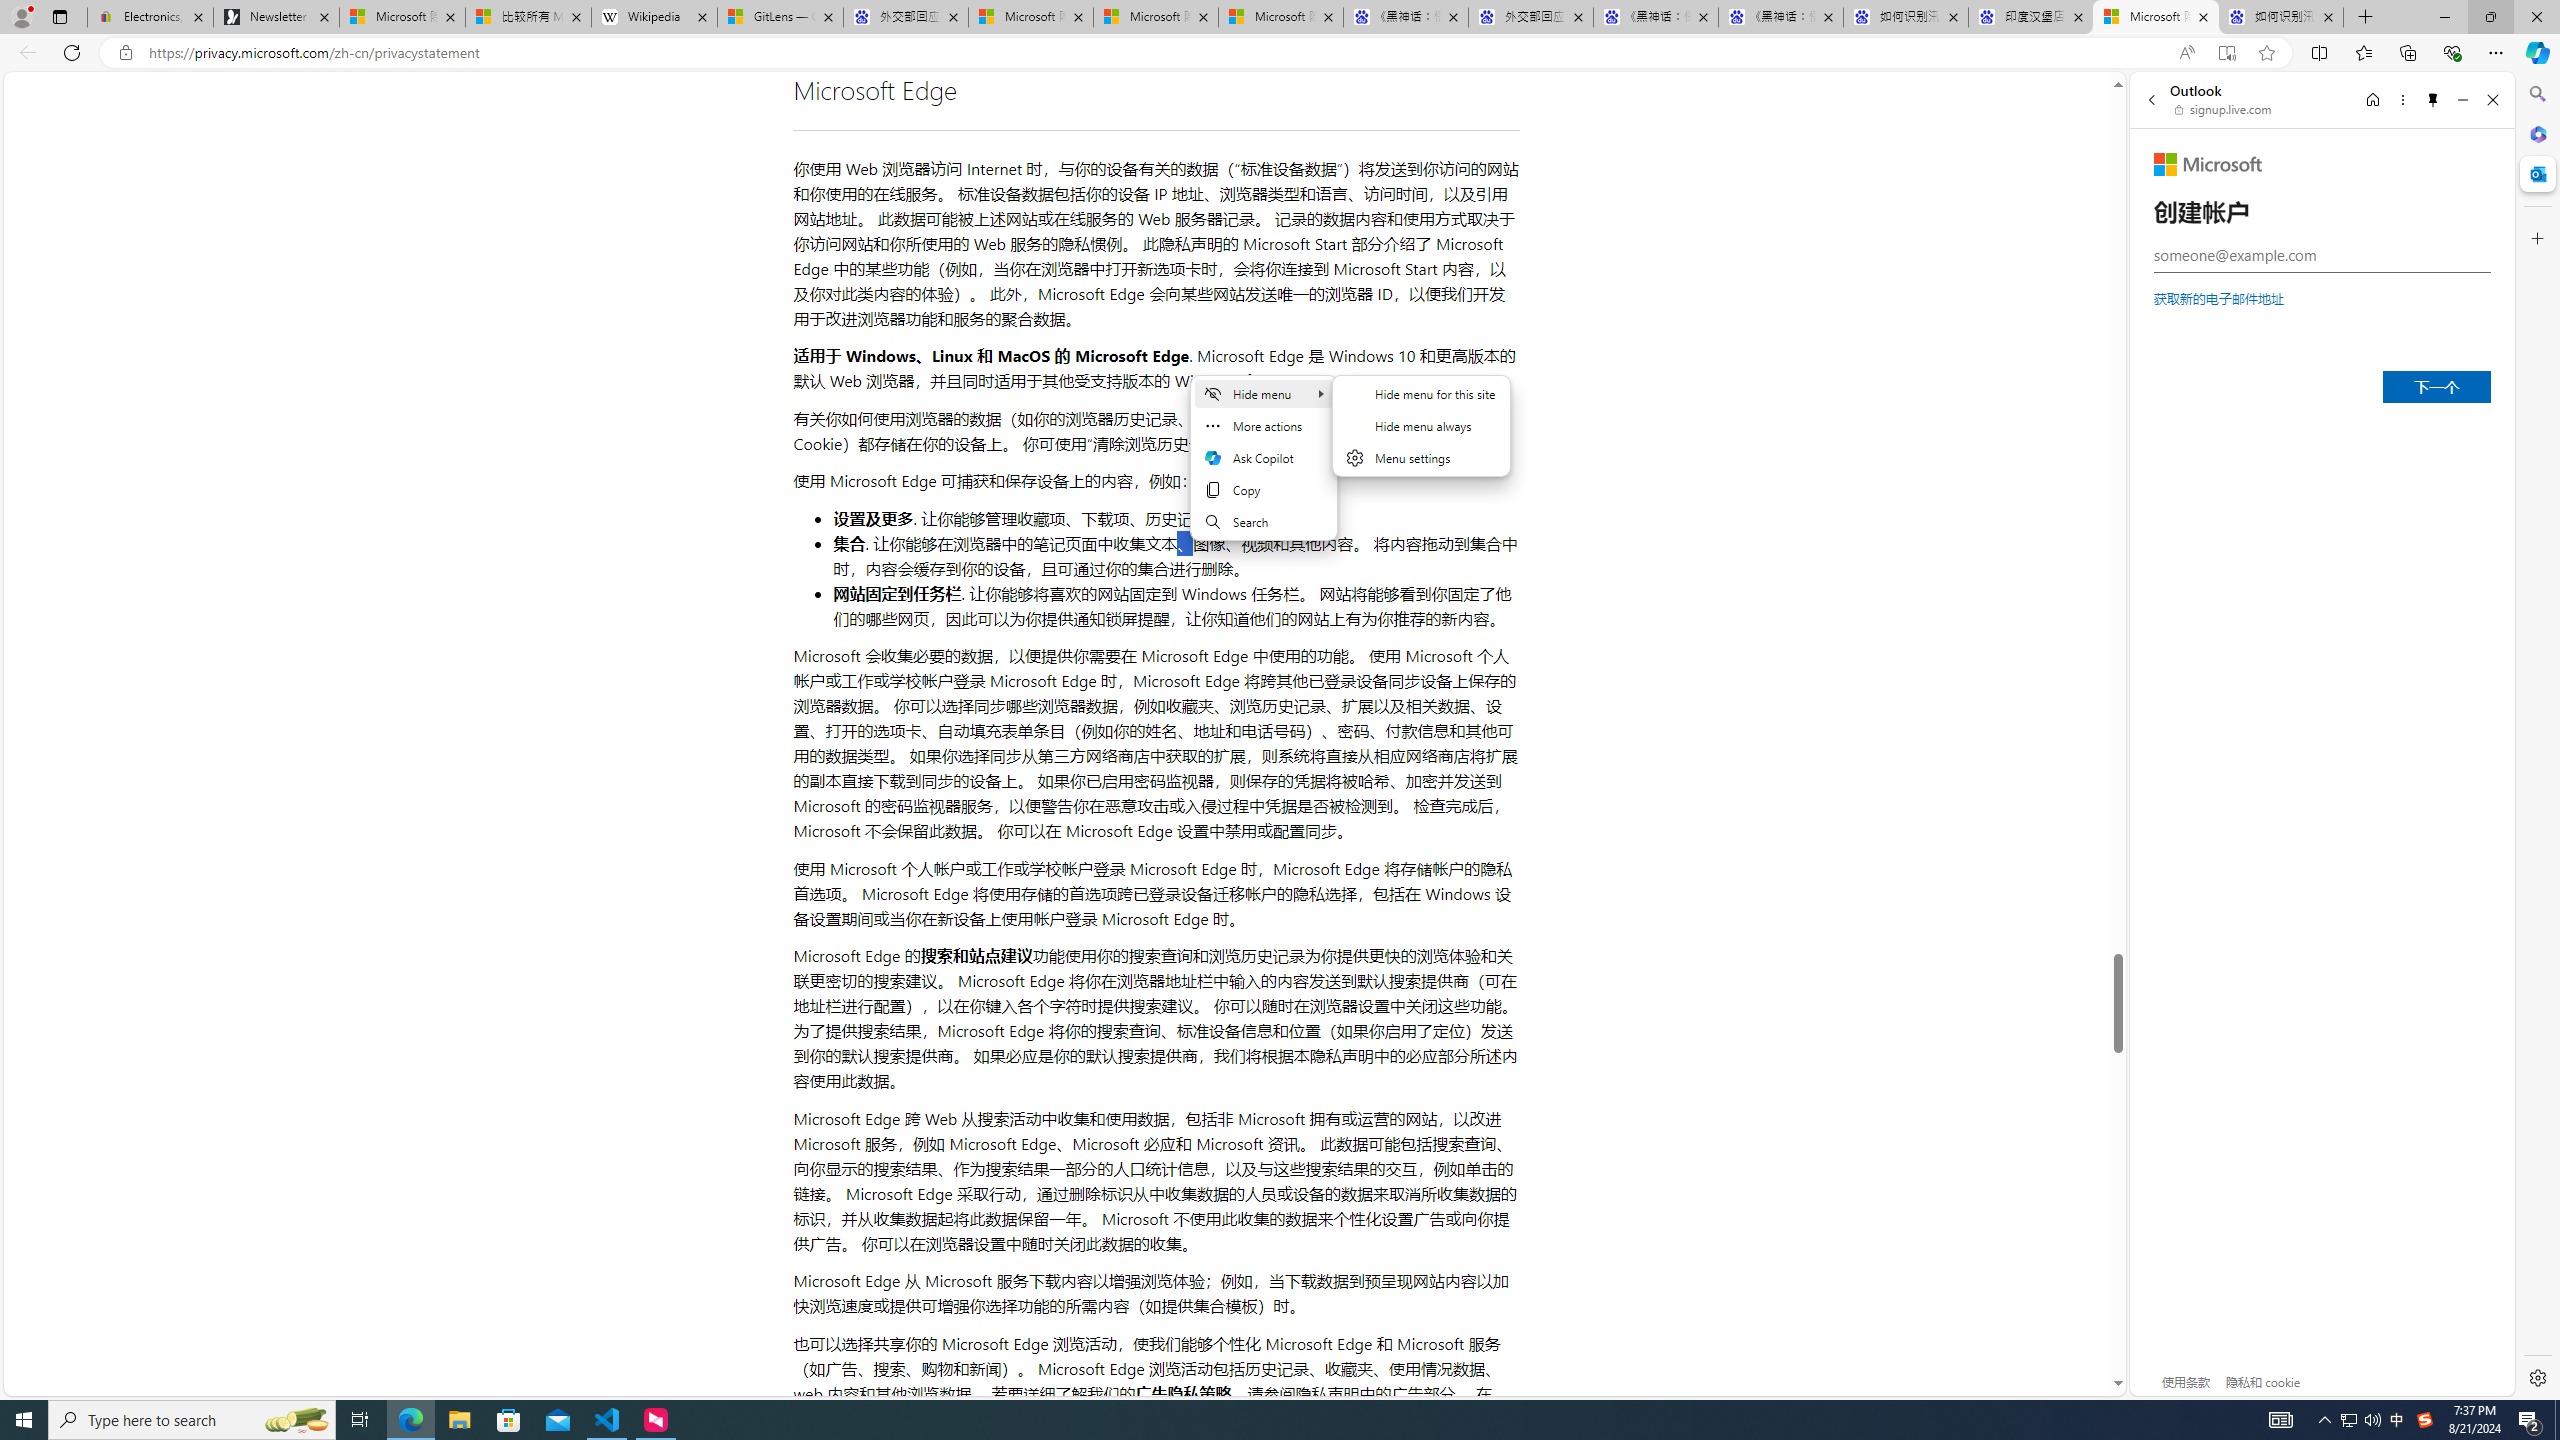 Image resolution: width=2560 pixels, height=1440 pixels. I want to click on 'Menu settings', so click(1422, 456).